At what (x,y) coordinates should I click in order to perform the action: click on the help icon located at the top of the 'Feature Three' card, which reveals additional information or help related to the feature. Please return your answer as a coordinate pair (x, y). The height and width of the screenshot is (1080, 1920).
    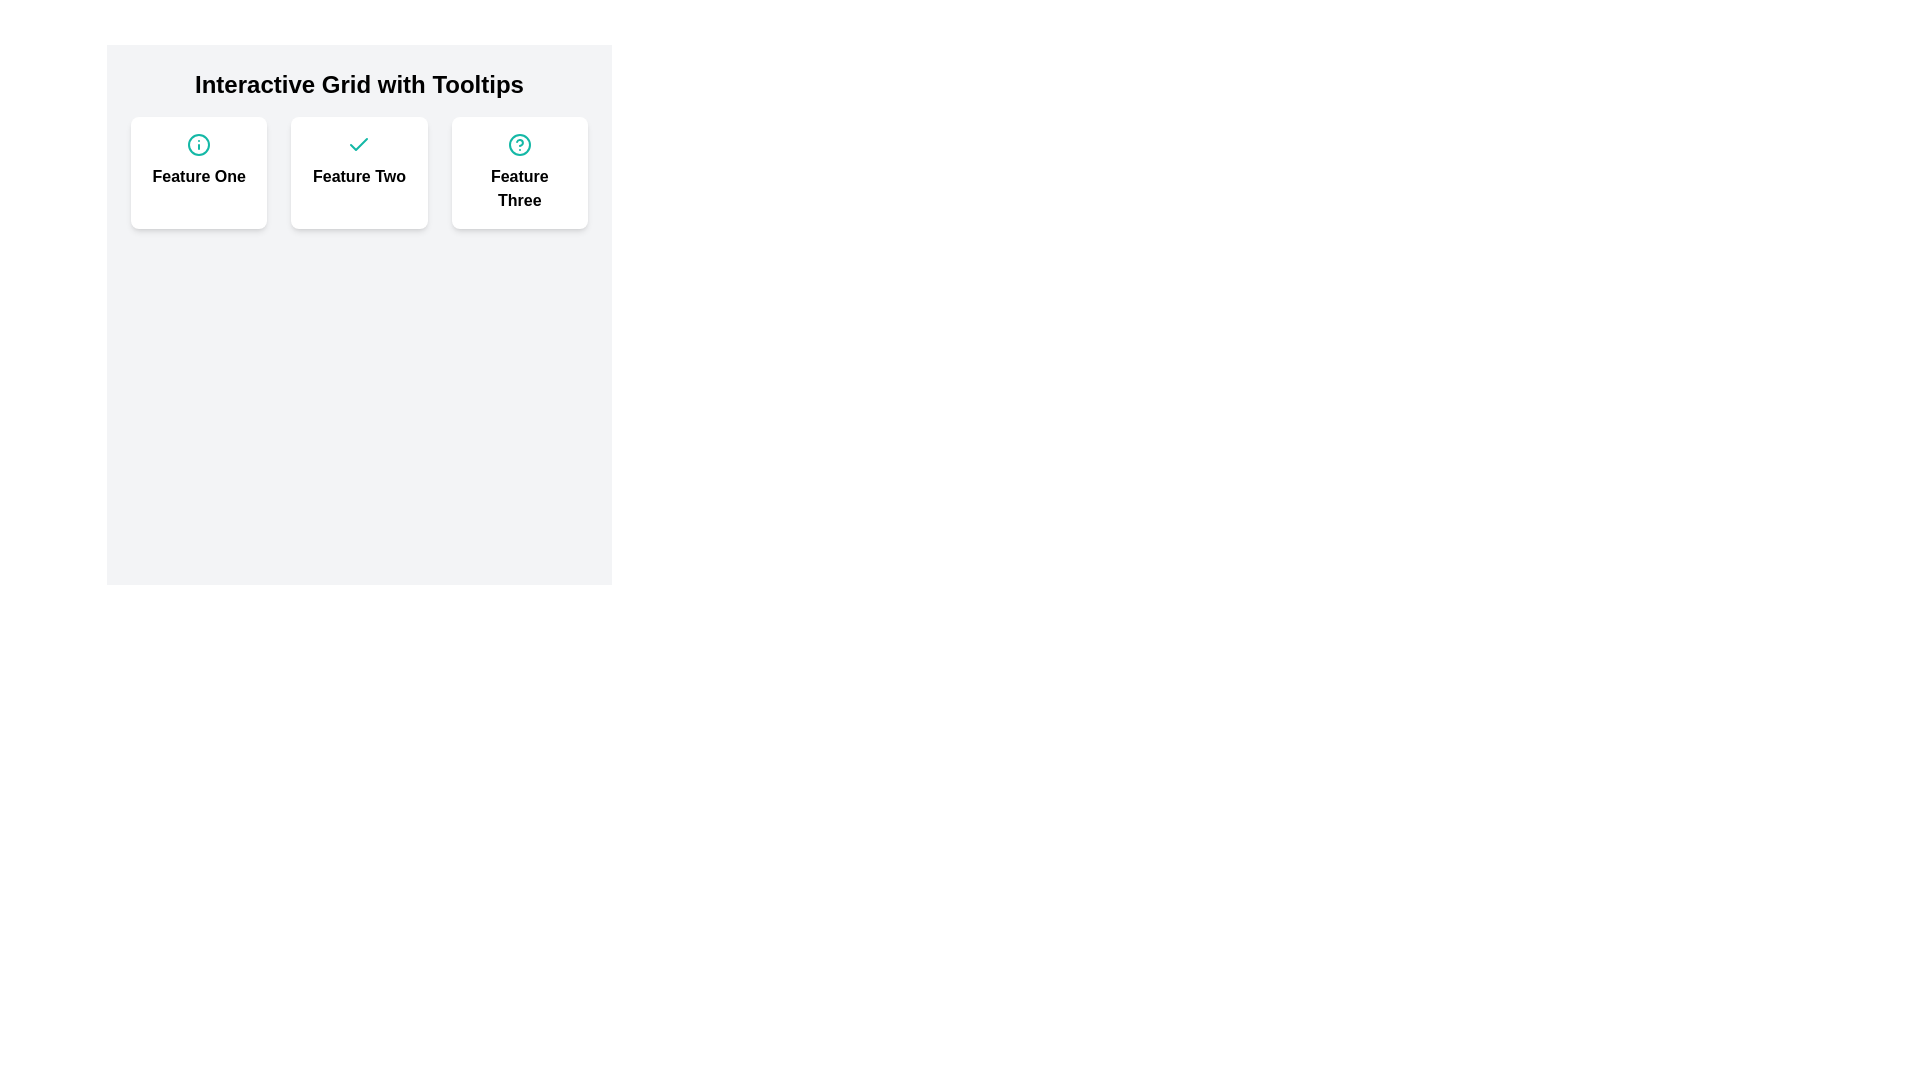
    Looking at the image, I should click on (519, 144).